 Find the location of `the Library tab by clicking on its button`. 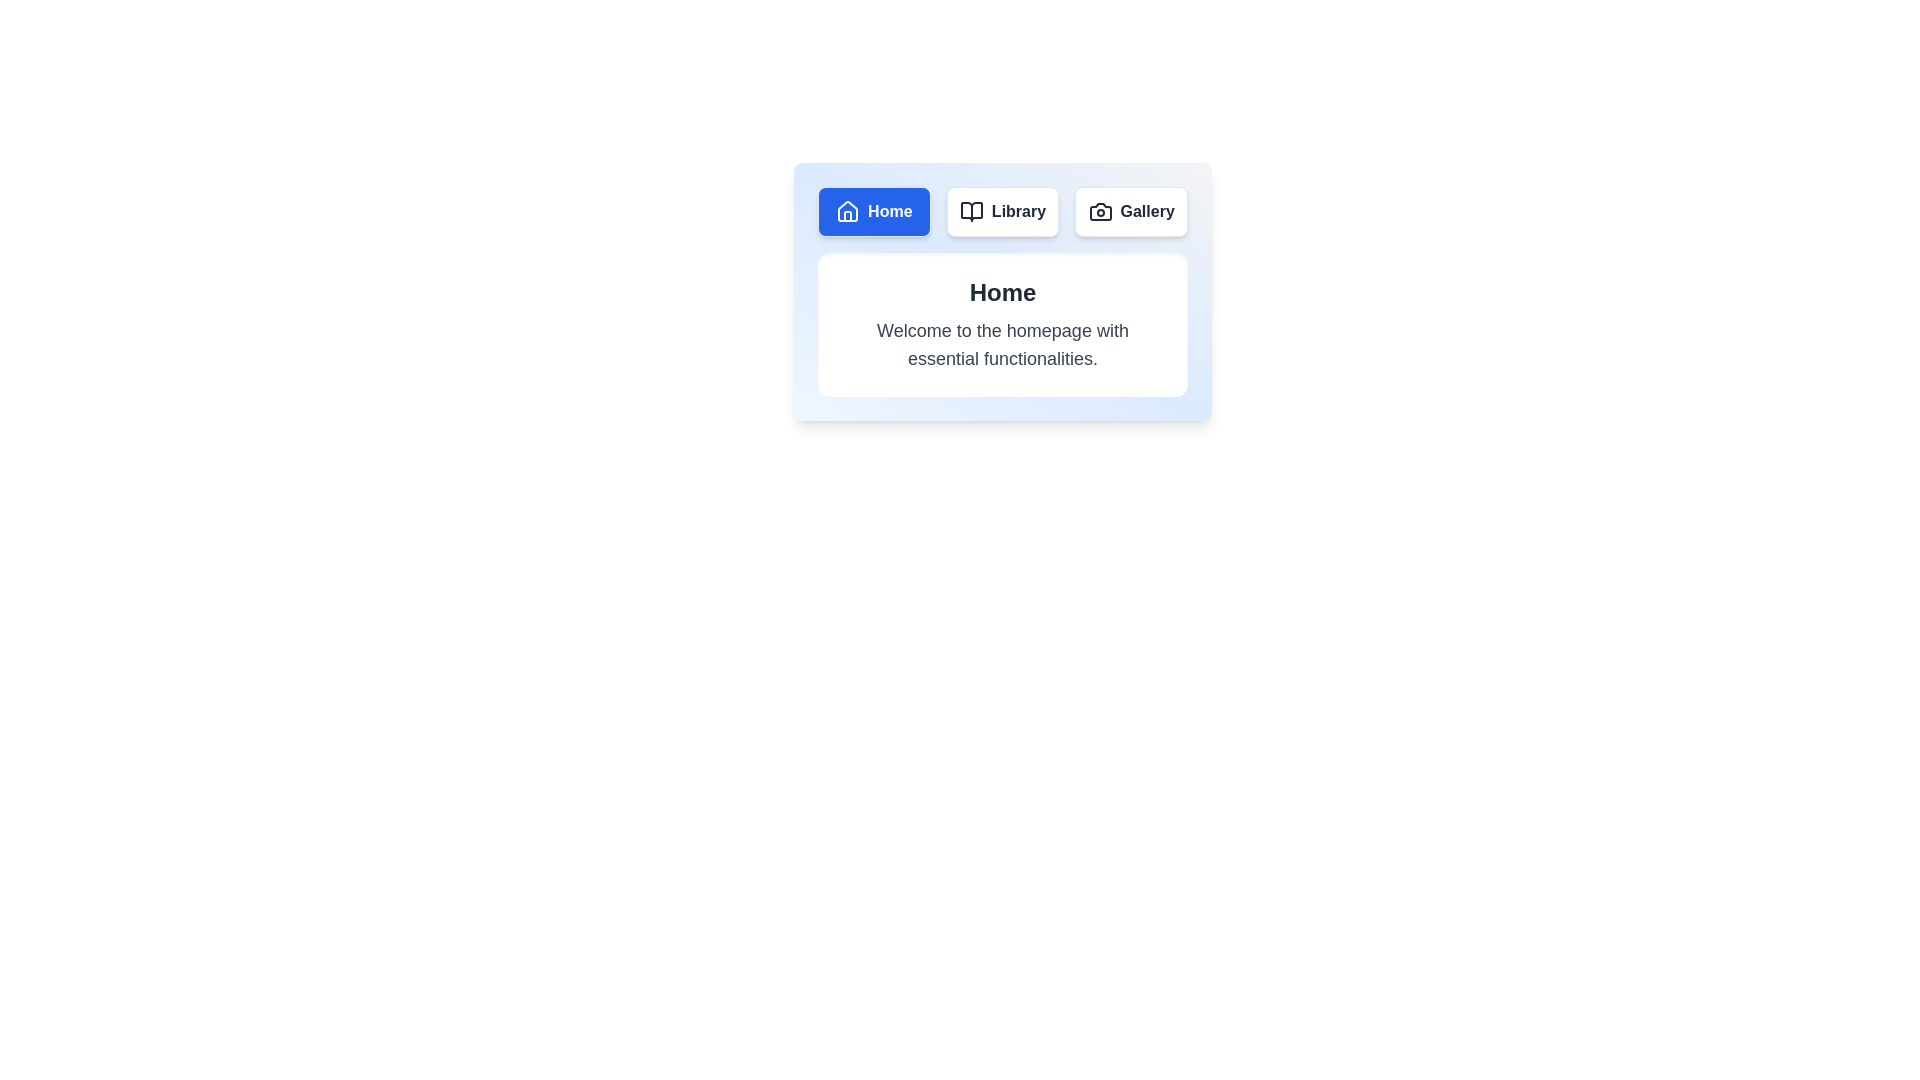

the Library tab by clicking on its button is located at coordinates (1003, 212).